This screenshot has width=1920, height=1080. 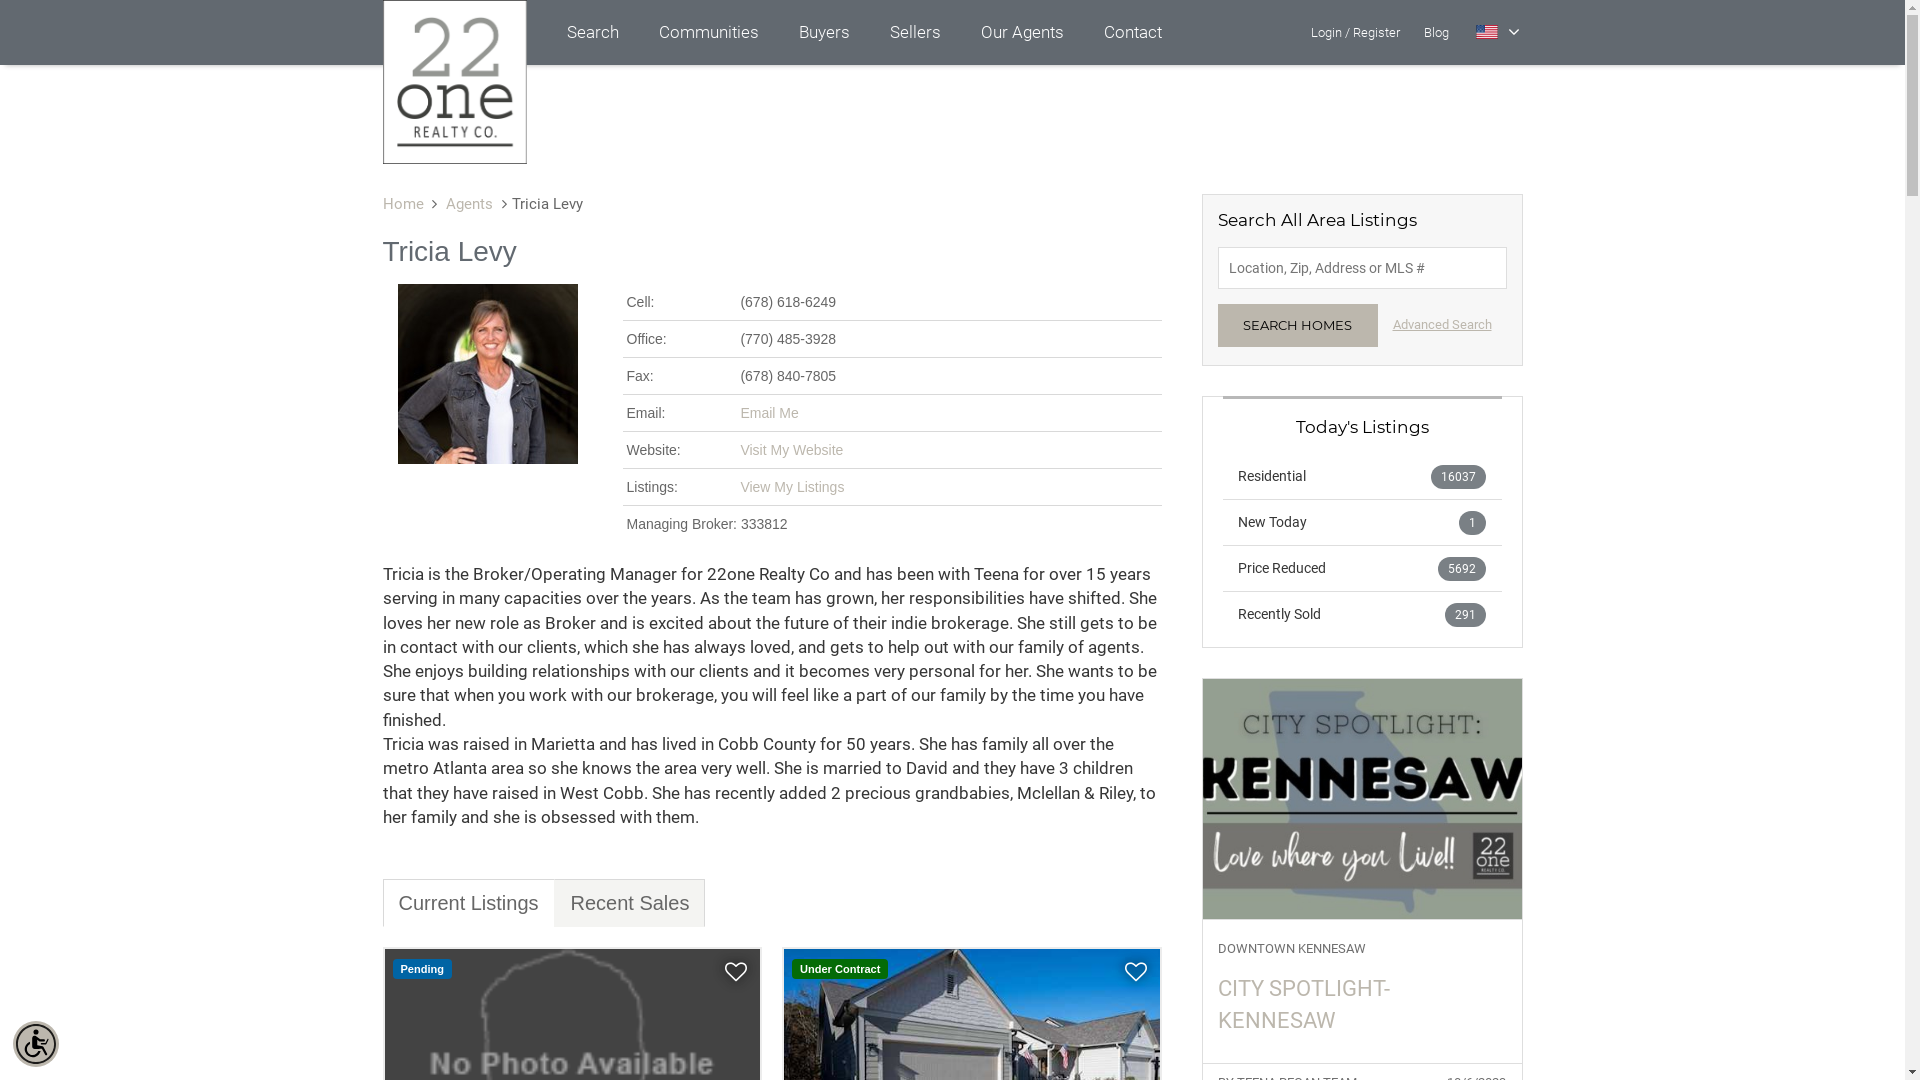 What do you see at coordinates (738, 338) in the screenshot?
I see `'(770) 485-3928'` at bounding box center [738, 338].